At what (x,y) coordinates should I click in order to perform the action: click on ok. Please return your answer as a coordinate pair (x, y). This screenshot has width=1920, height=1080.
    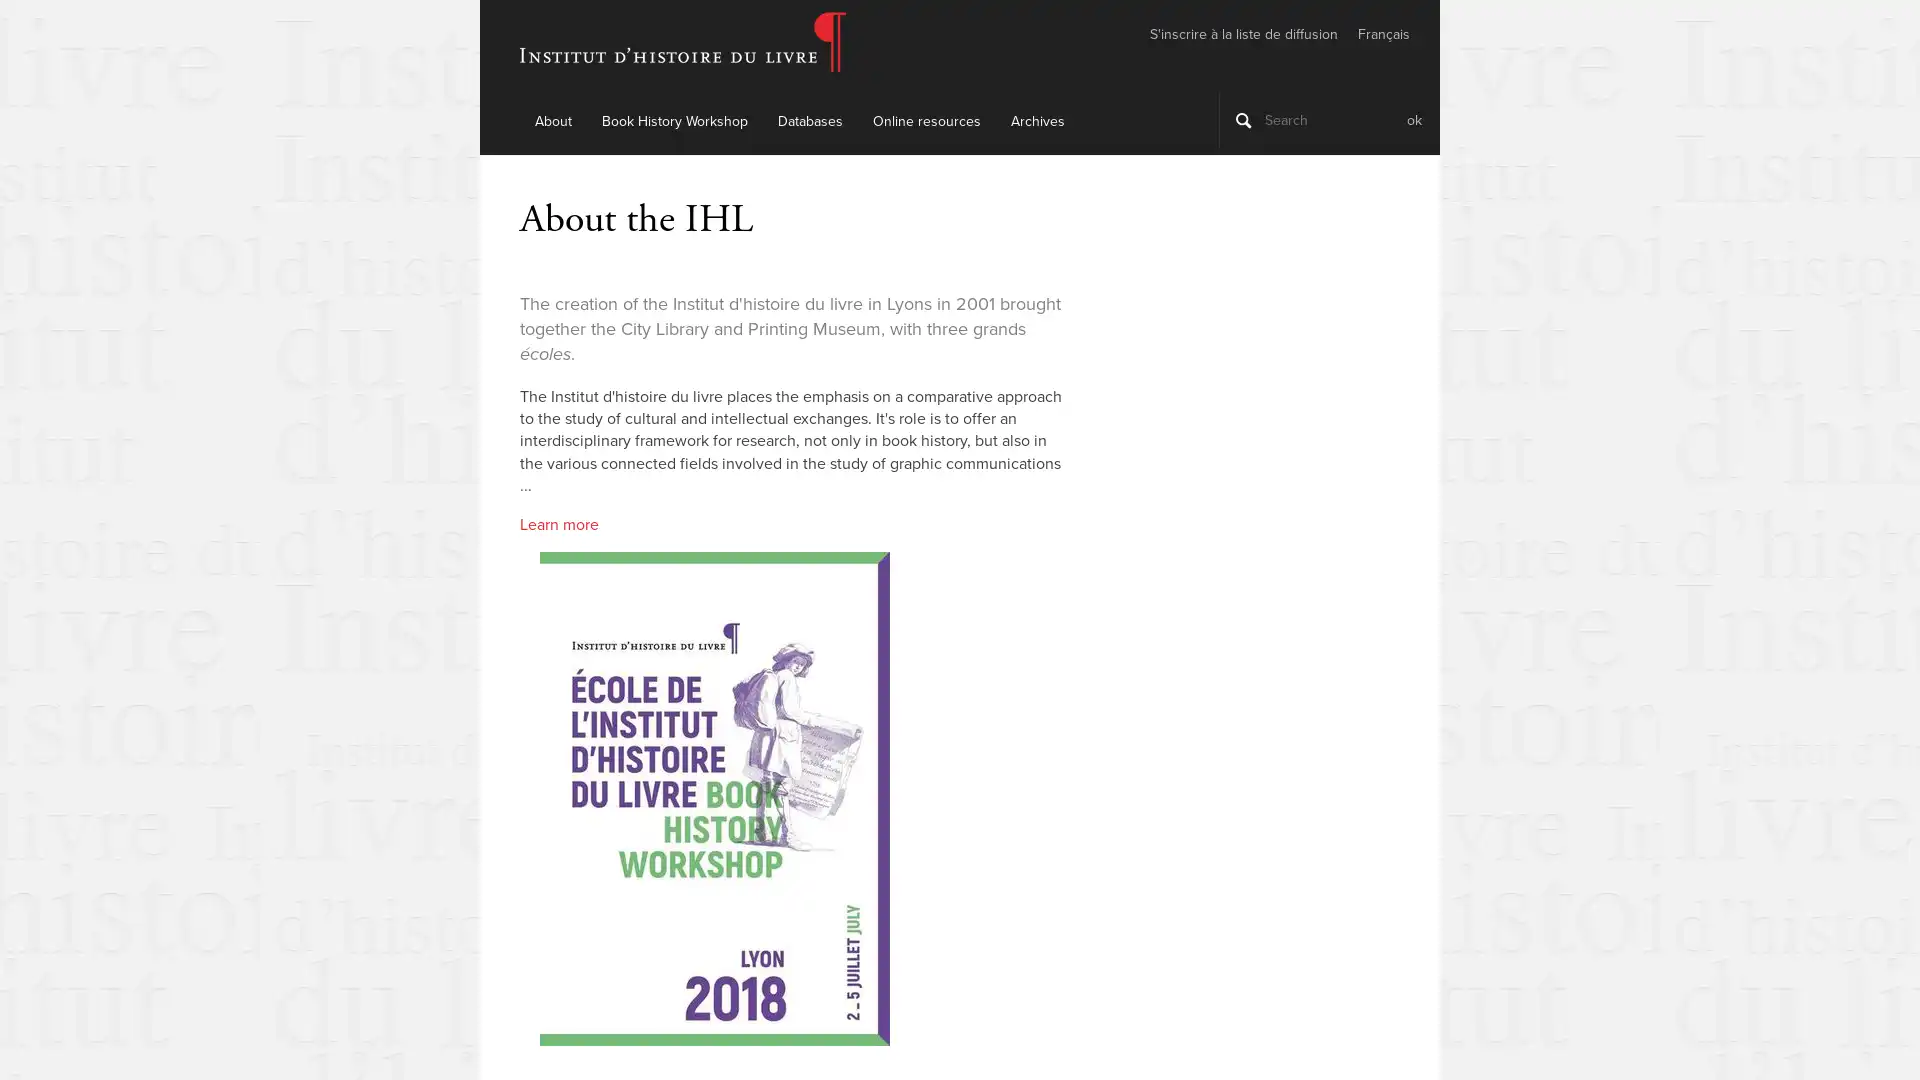
    Looking at the image, I should click on (1413, 119).